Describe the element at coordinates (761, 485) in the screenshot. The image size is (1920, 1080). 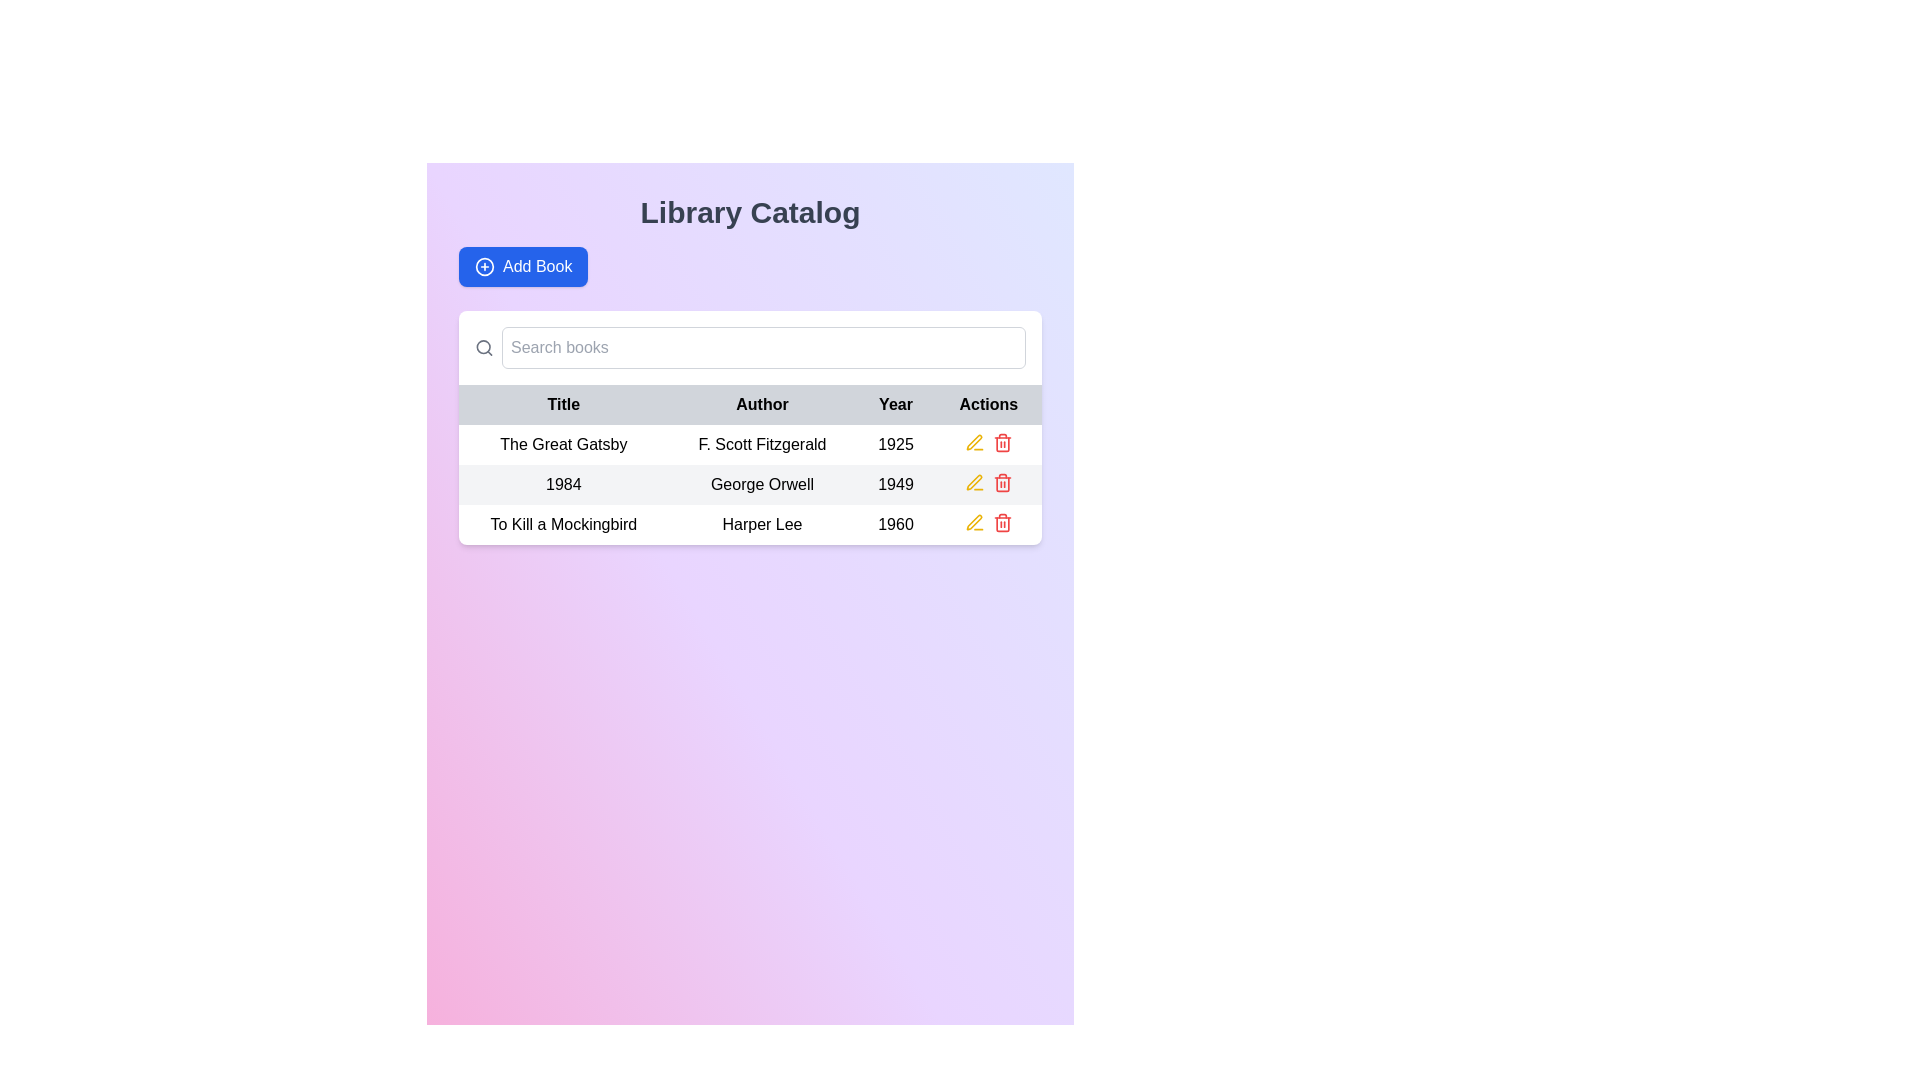
I see `the text label displaying the author's name for the book '1984', located in the second row under the 'Author' column in the table` at that location.